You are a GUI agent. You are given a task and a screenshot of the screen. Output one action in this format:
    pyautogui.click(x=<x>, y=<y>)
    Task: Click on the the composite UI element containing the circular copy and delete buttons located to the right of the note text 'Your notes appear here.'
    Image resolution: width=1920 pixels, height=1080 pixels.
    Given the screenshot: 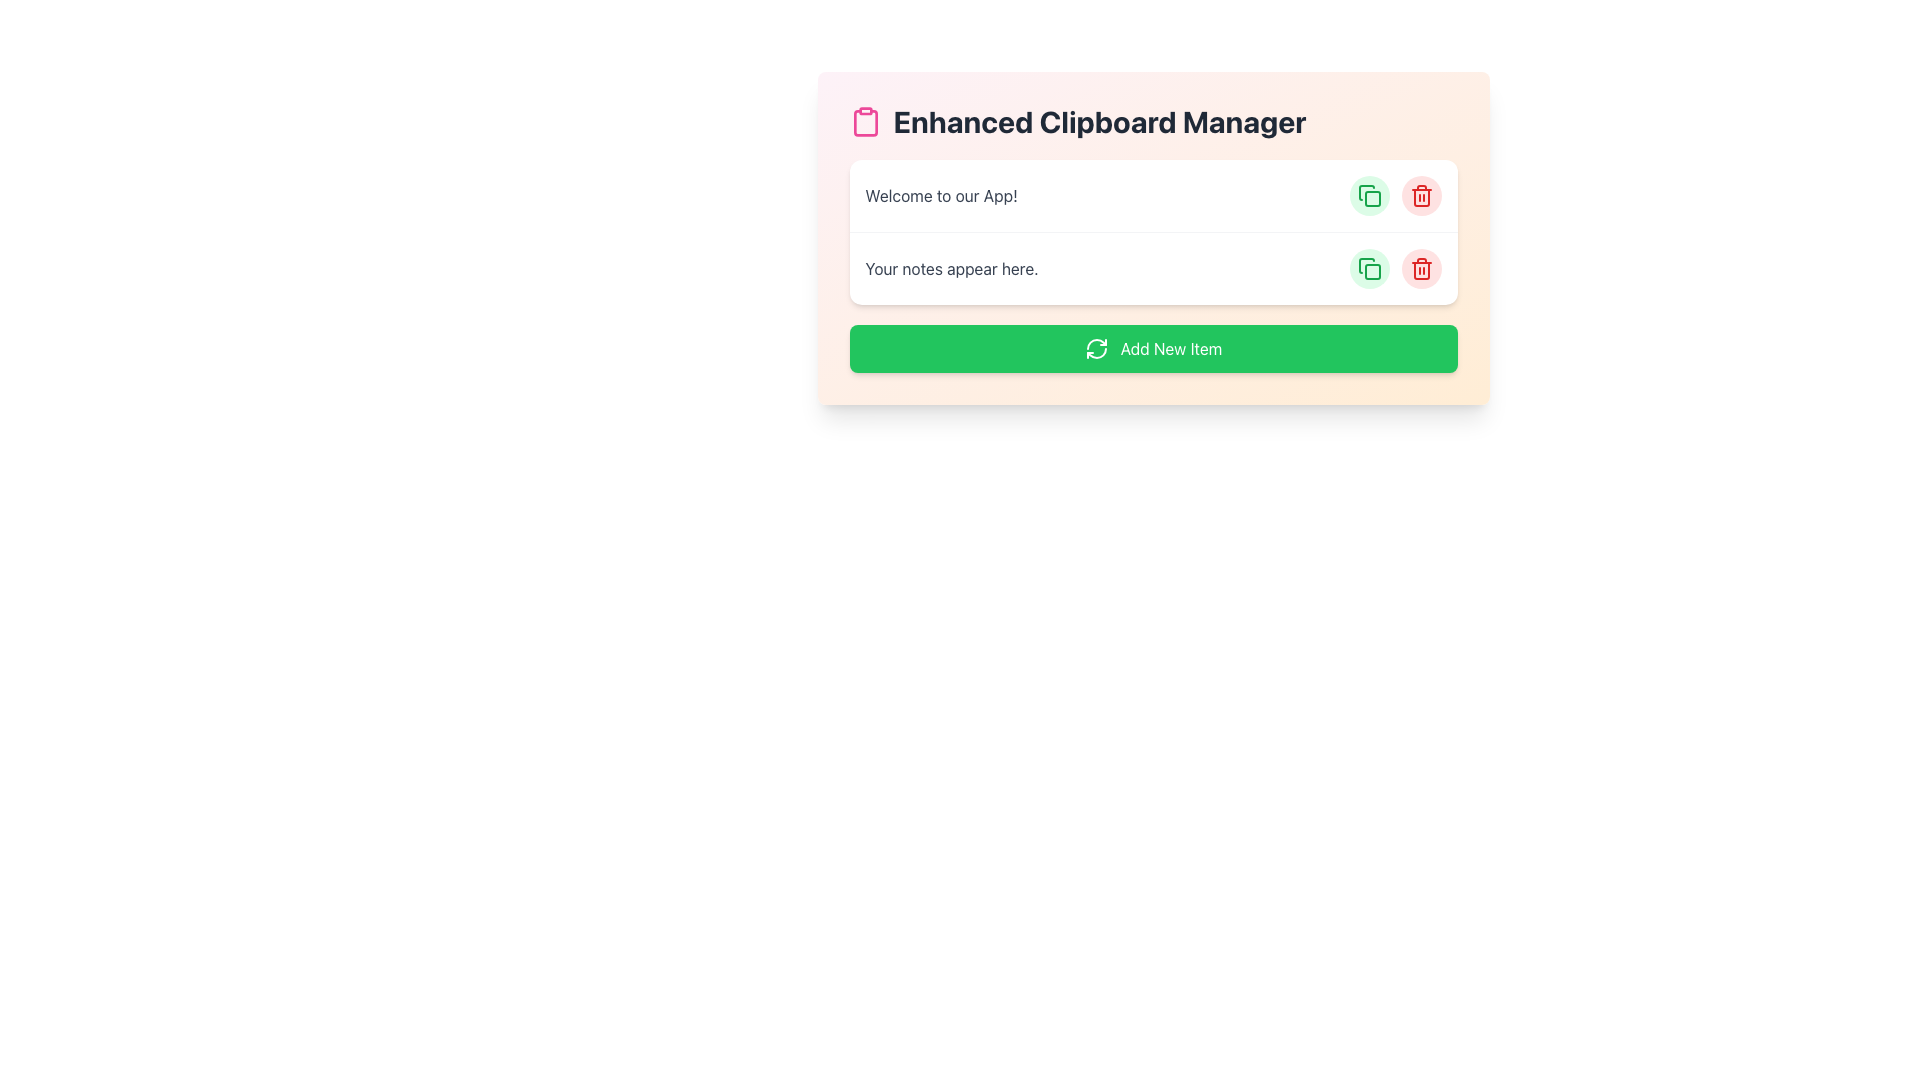 What is the action you would take?
    pyautogui.click(x=1394, y=268)
    